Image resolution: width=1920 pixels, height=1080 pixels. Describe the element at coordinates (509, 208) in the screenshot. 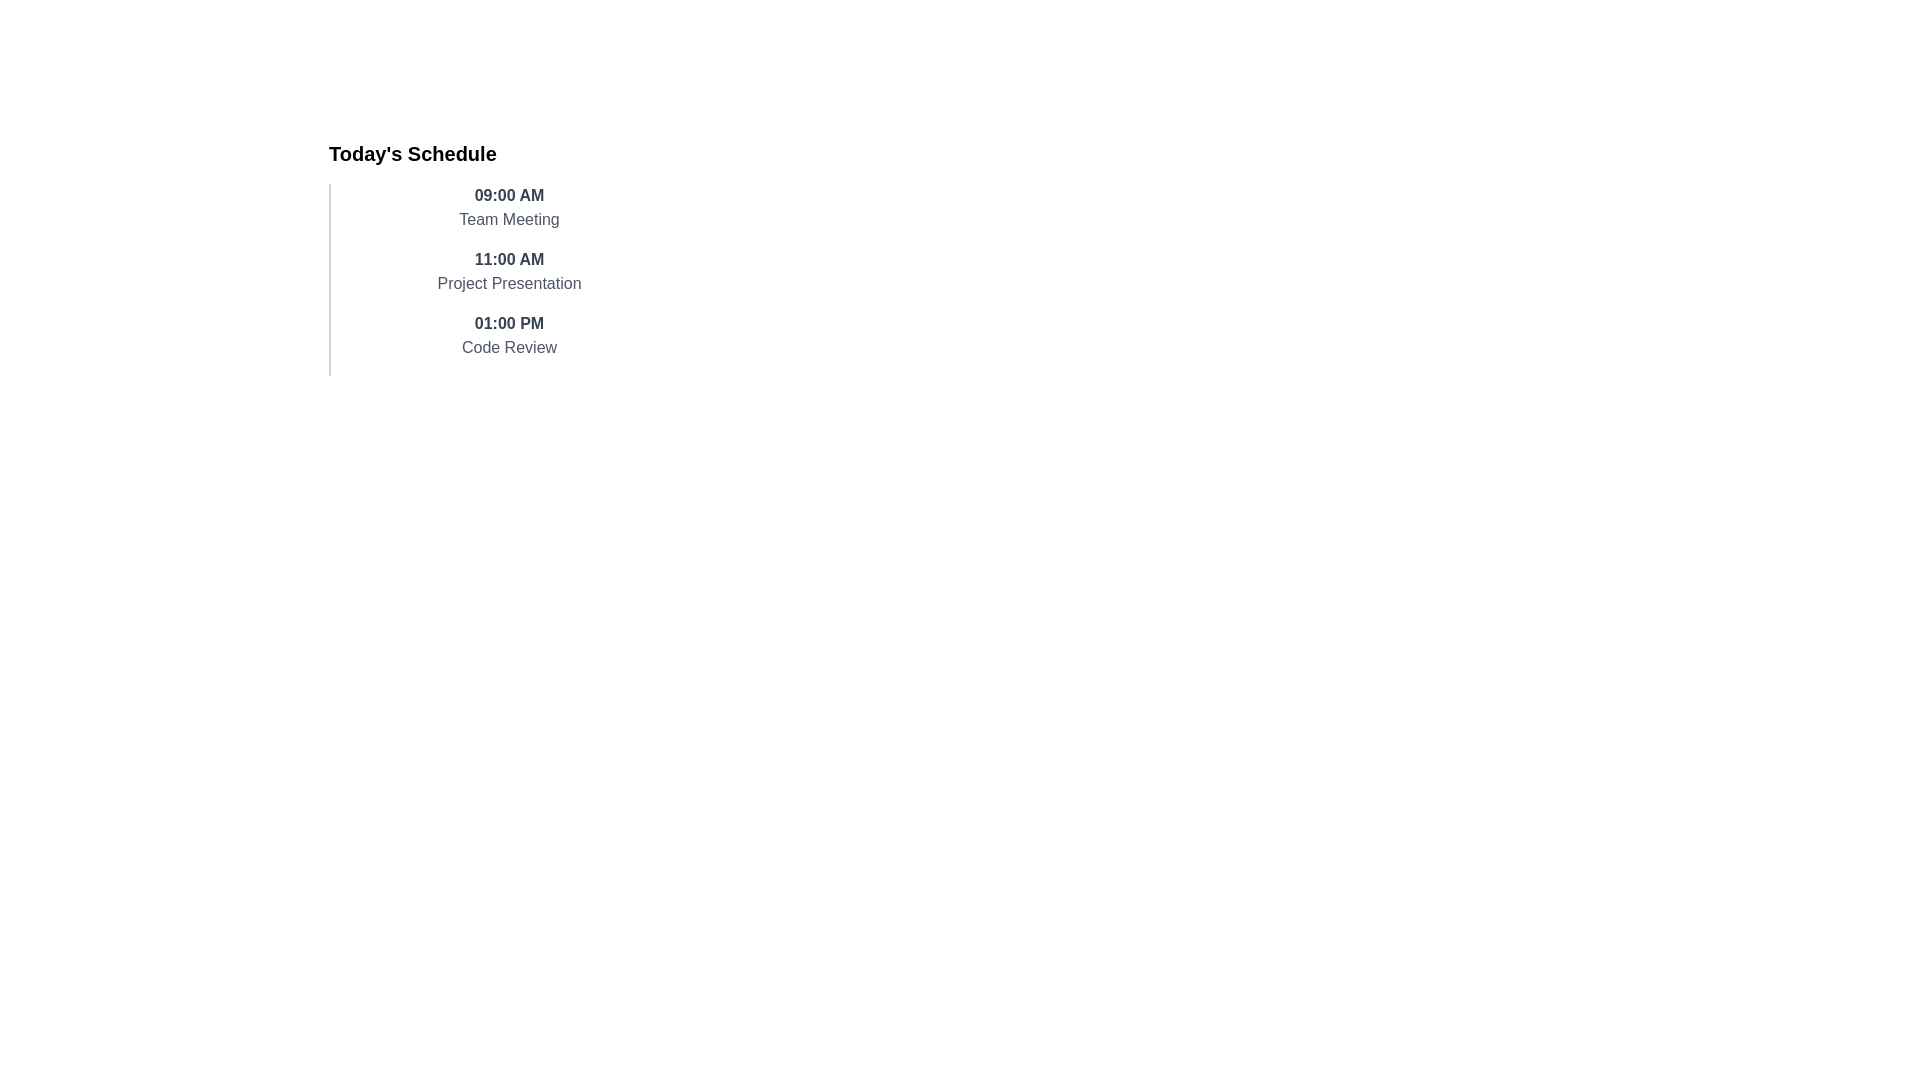

I see `the topmost Text block under 'Today's Schedule'` at that location.